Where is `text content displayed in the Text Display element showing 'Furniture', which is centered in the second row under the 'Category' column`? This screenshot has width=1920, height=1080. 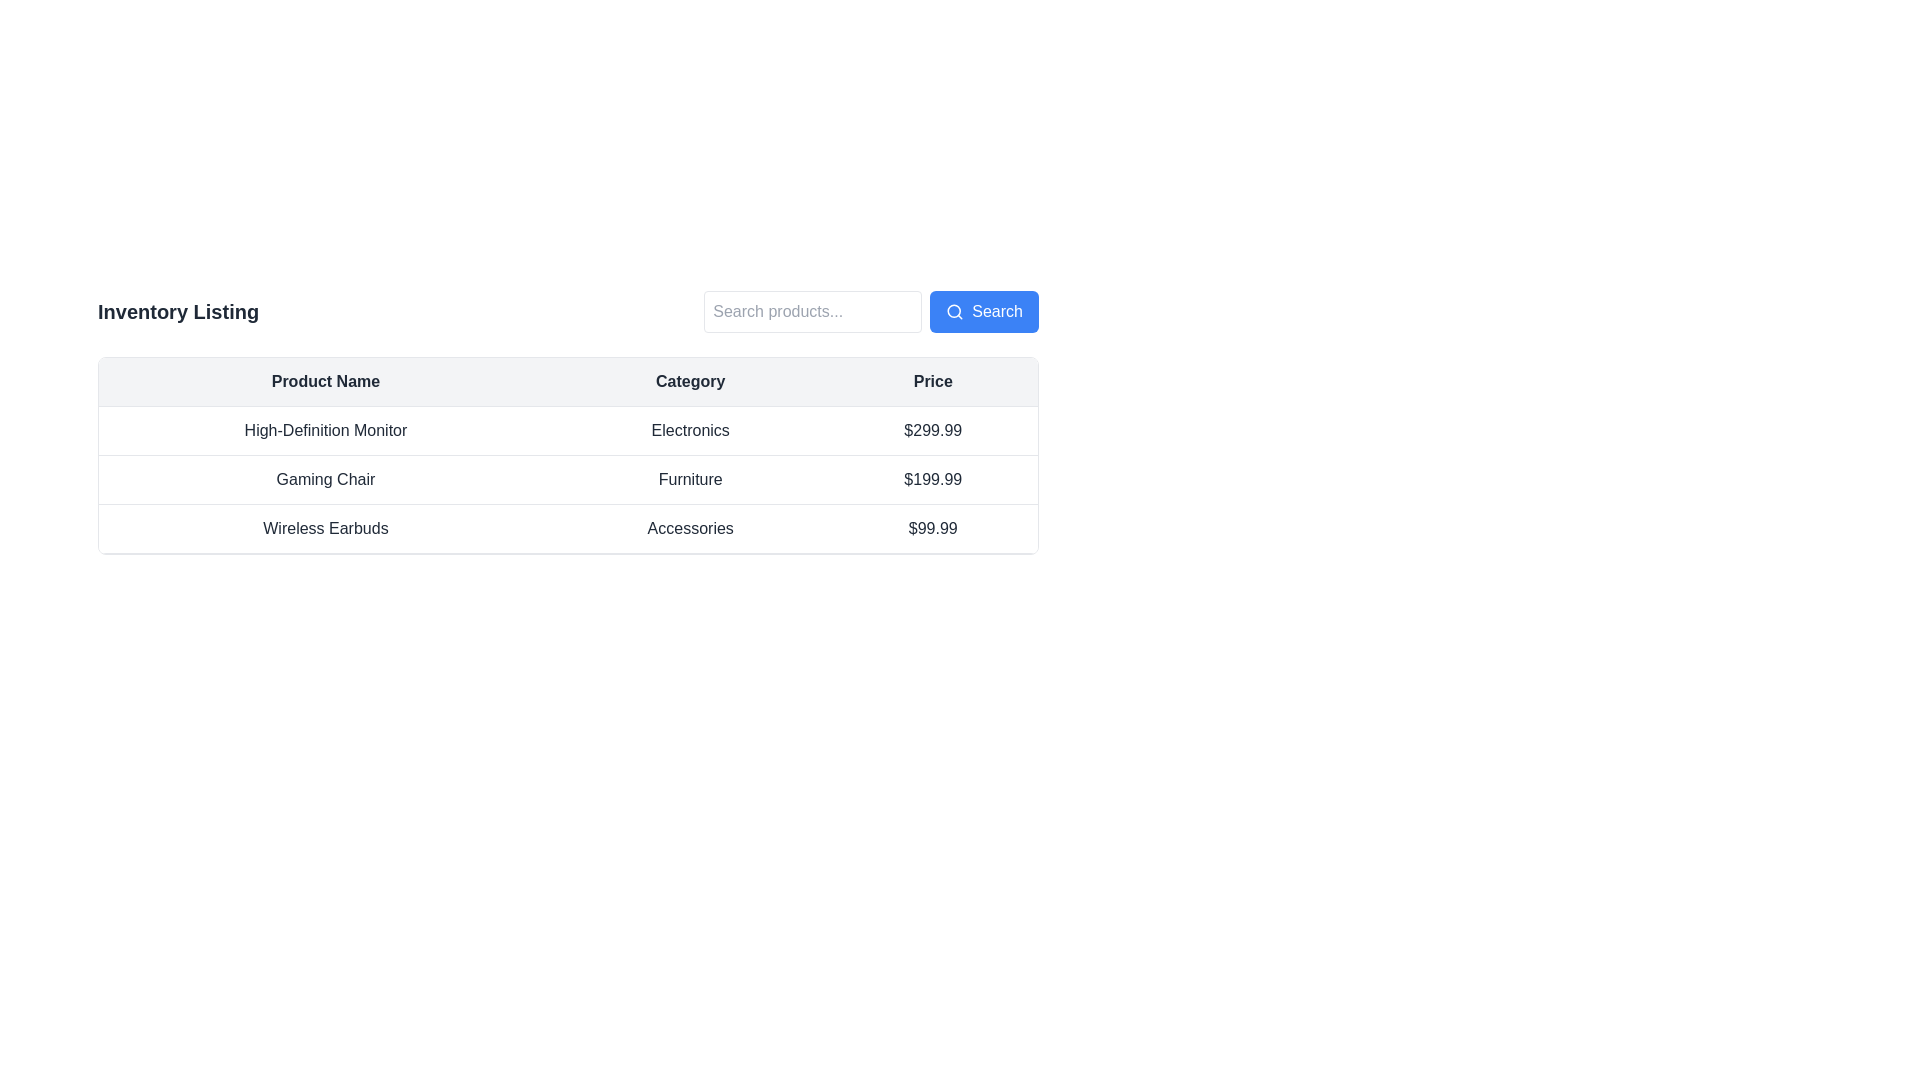
text content displayed in the Text Display element showing 'Furniture', which is centered in the second row under the 'Category' column is located at coordinates (690, 479).